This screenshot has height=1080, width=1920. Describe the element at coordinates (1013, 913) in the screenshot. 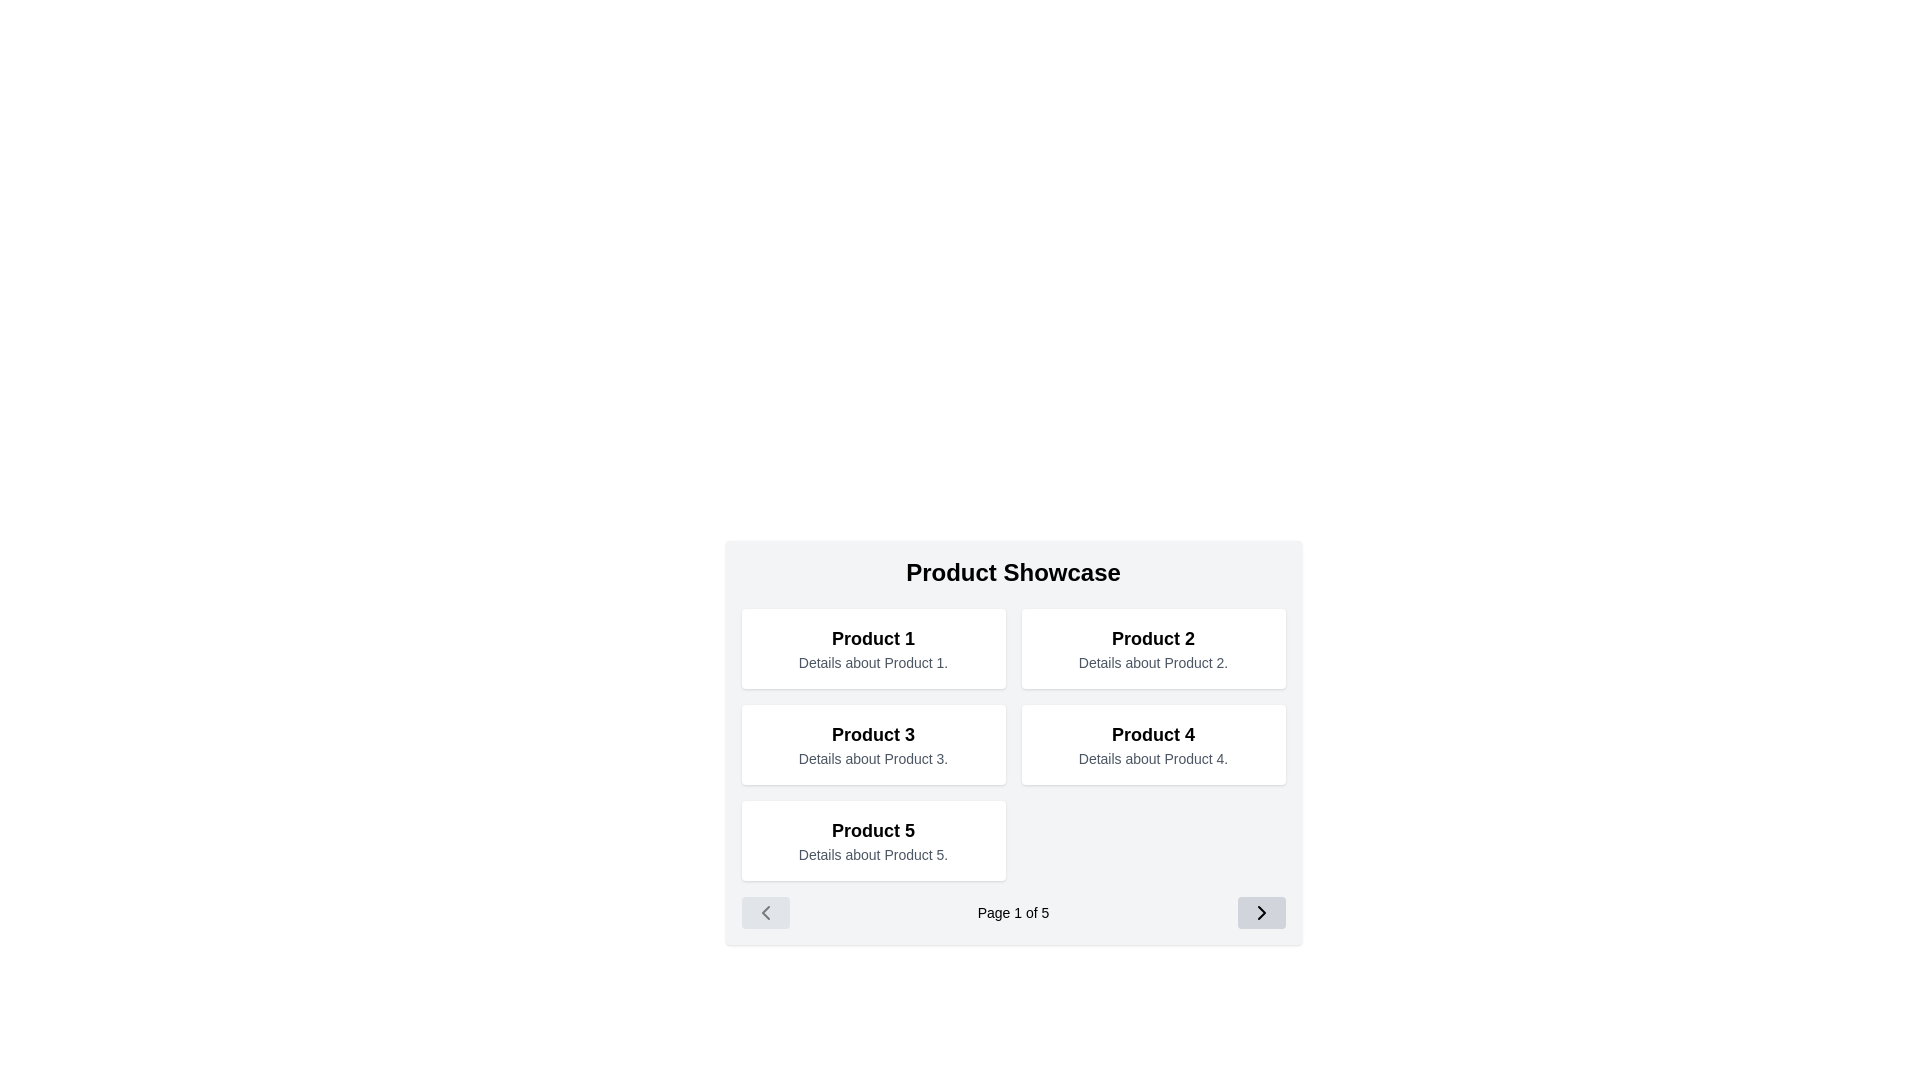

I see `the label text that indicates the current page in the paginated list or gallery, located at the bottom section of the 'Product Showcase' area, centered horizontally beneath the product list` at that location.